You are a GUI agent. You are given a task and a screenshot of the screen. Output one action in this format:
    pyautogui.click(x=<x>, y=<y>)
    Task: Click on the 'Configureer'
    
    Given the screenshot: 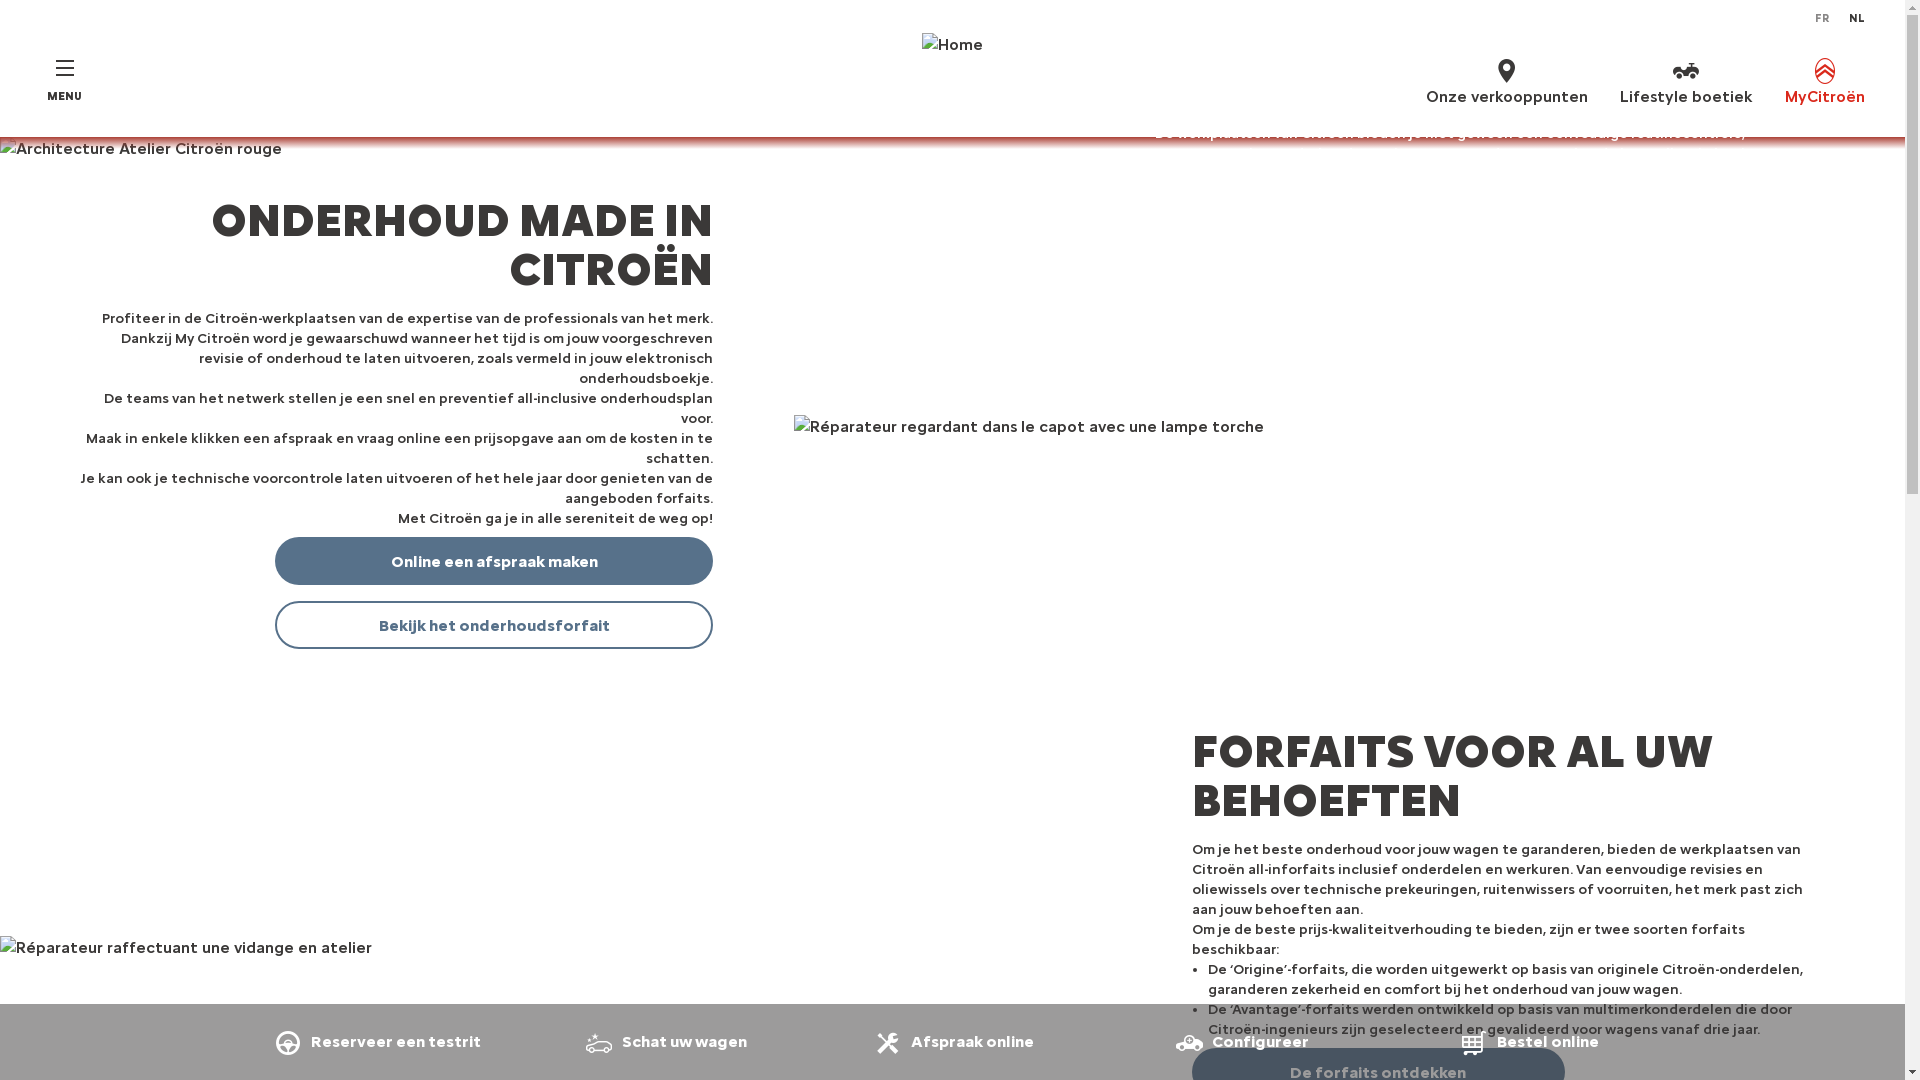 What is the action you would take?
    pyautogui.click(x=1238, y=1040)
    